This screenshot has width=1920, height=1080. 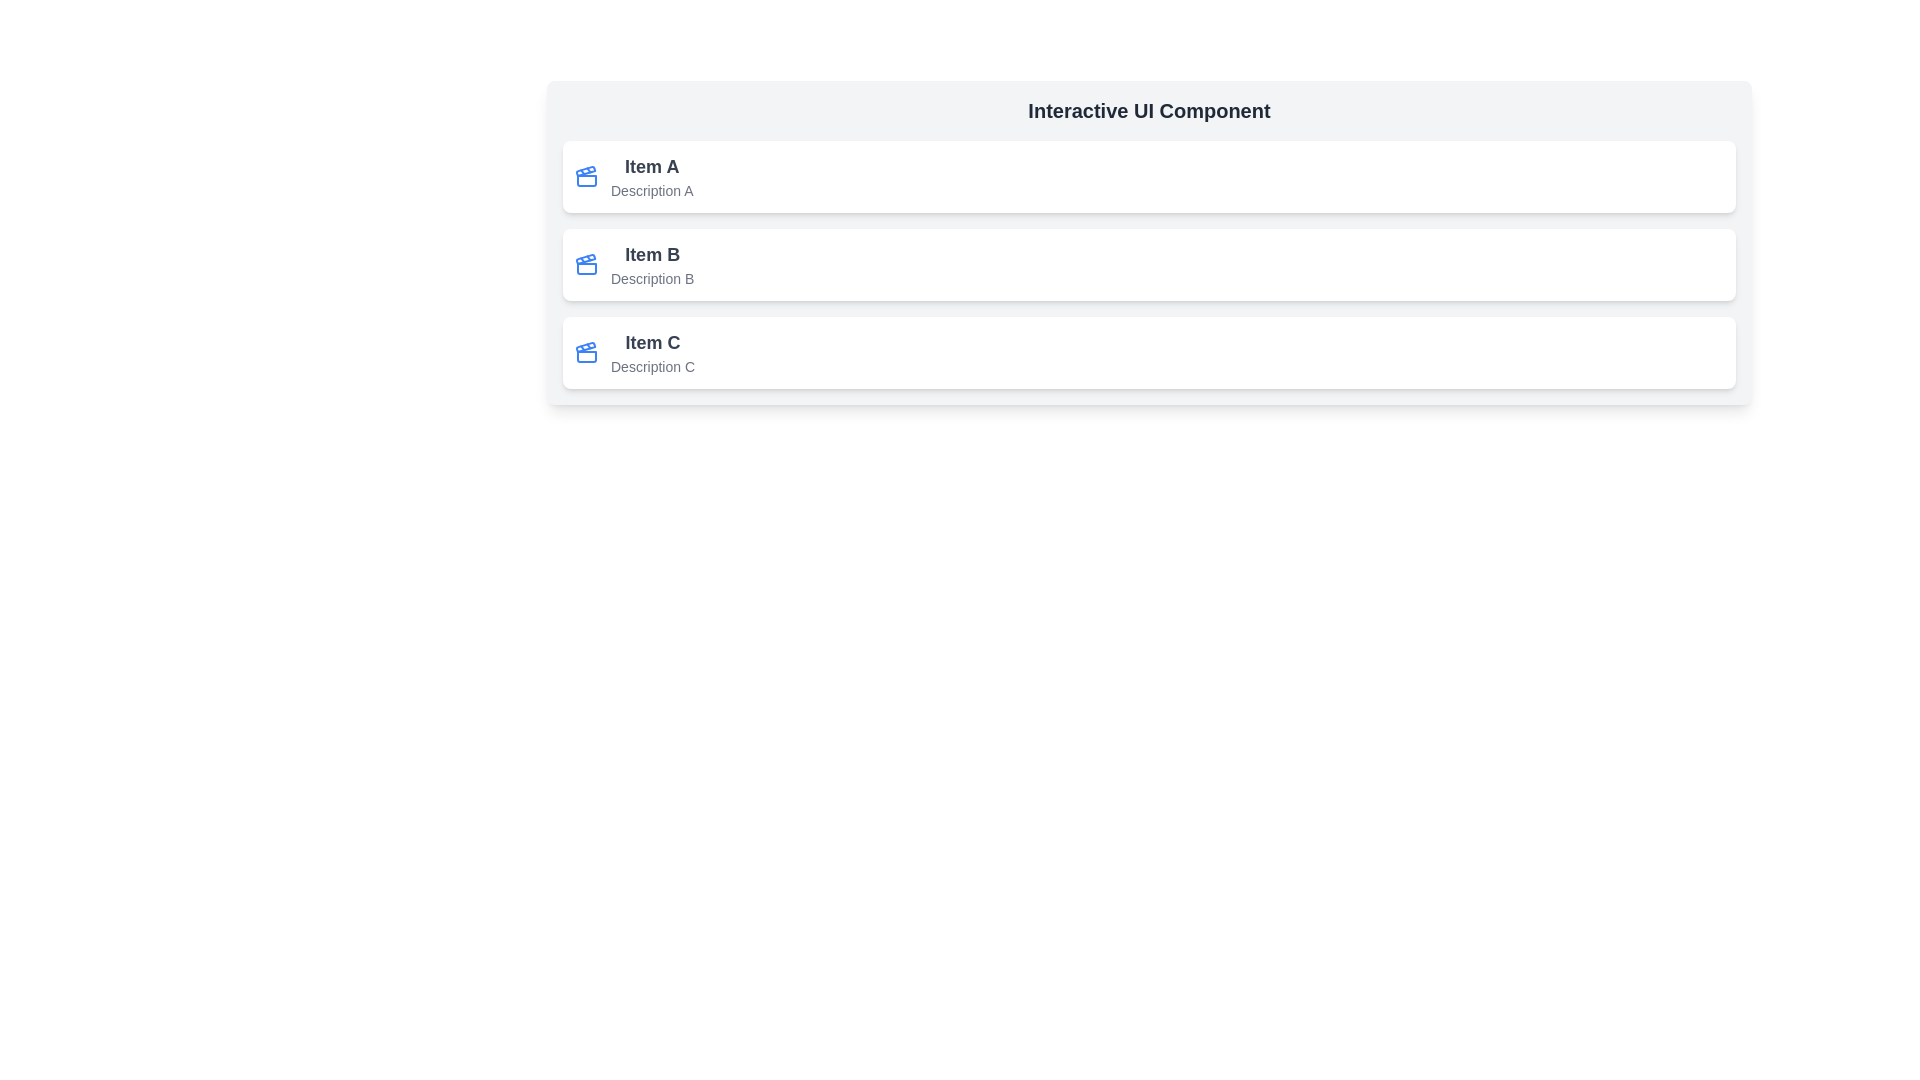 I want to click on the non-interactive text label indicating 'Item C', which is situated above 'Description C' and below 'Item A' and 'Item B', so click(x=652, y=342).